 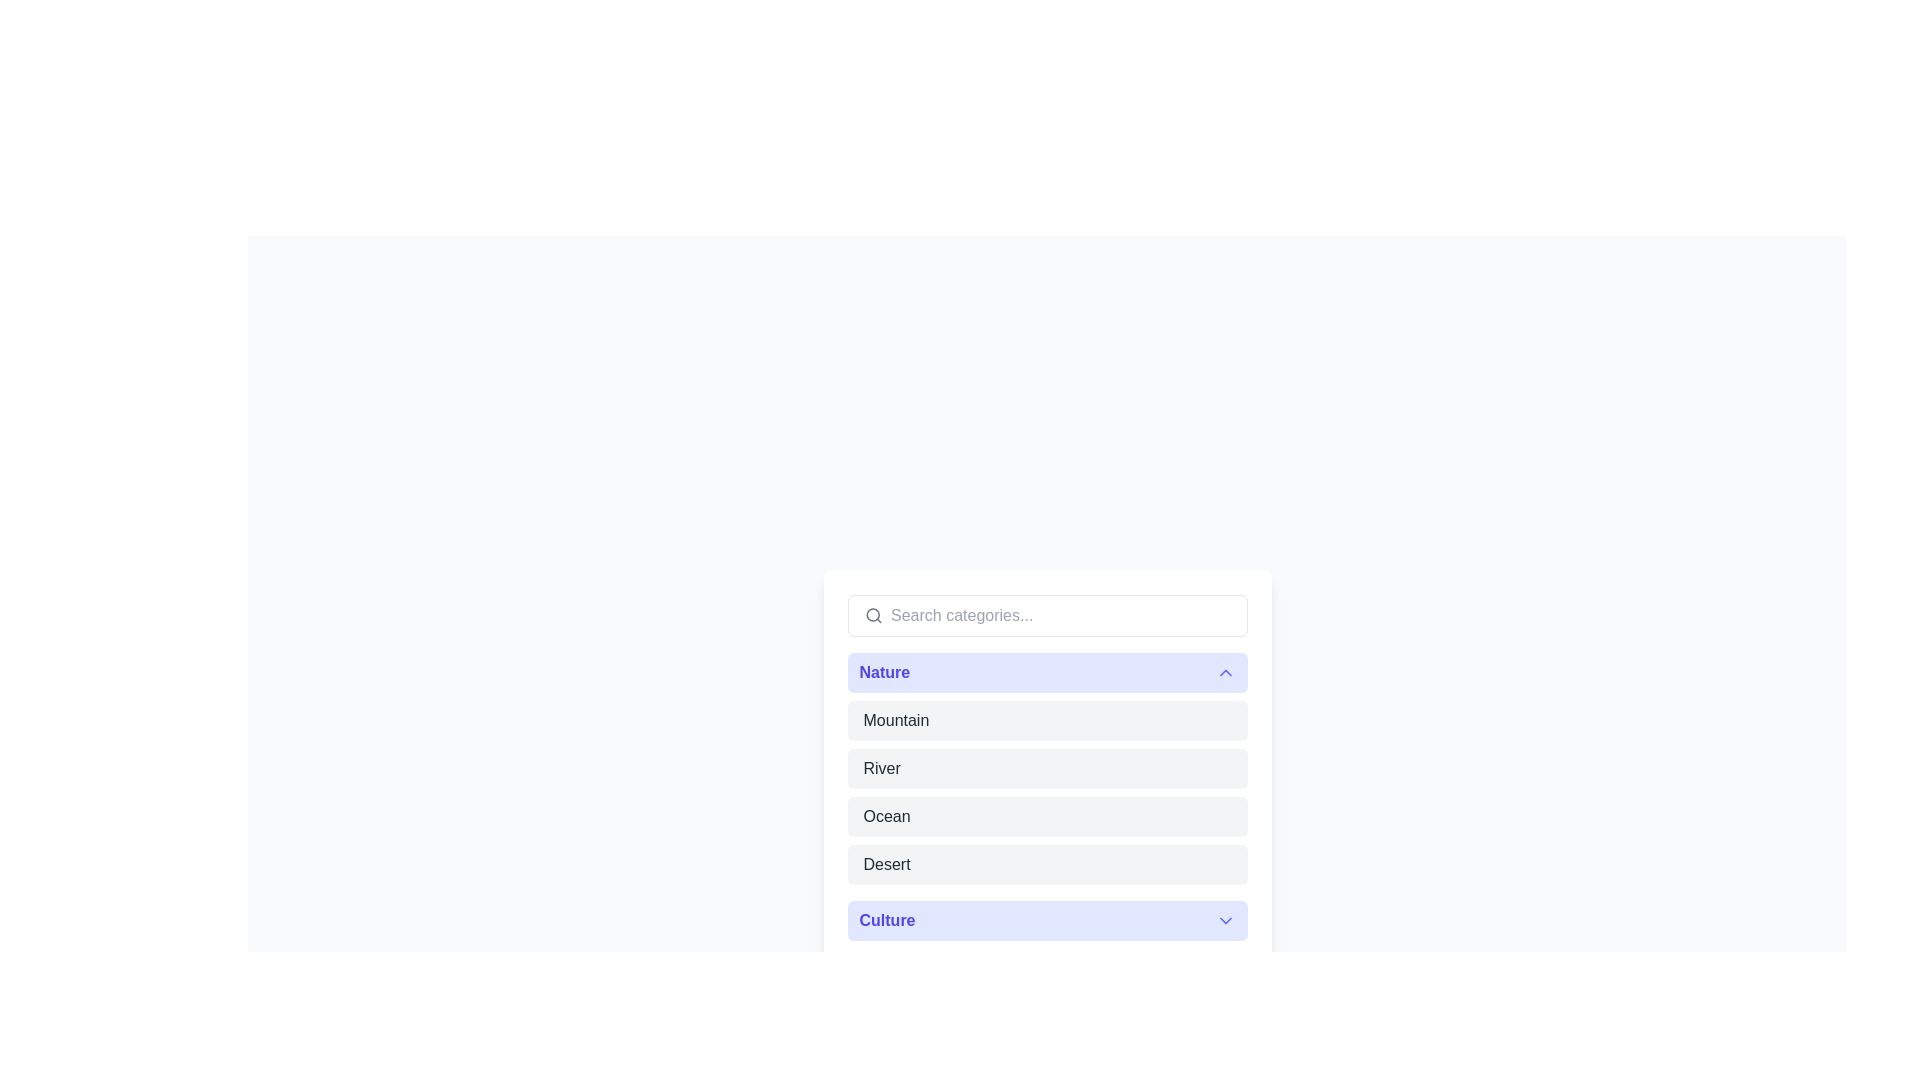 What do you see at coordinates (1224, 672) in the screenshot?
I see `the upward-pointing chevron icon associated with the 'Nature' section` at bounding box center [1224, 672].